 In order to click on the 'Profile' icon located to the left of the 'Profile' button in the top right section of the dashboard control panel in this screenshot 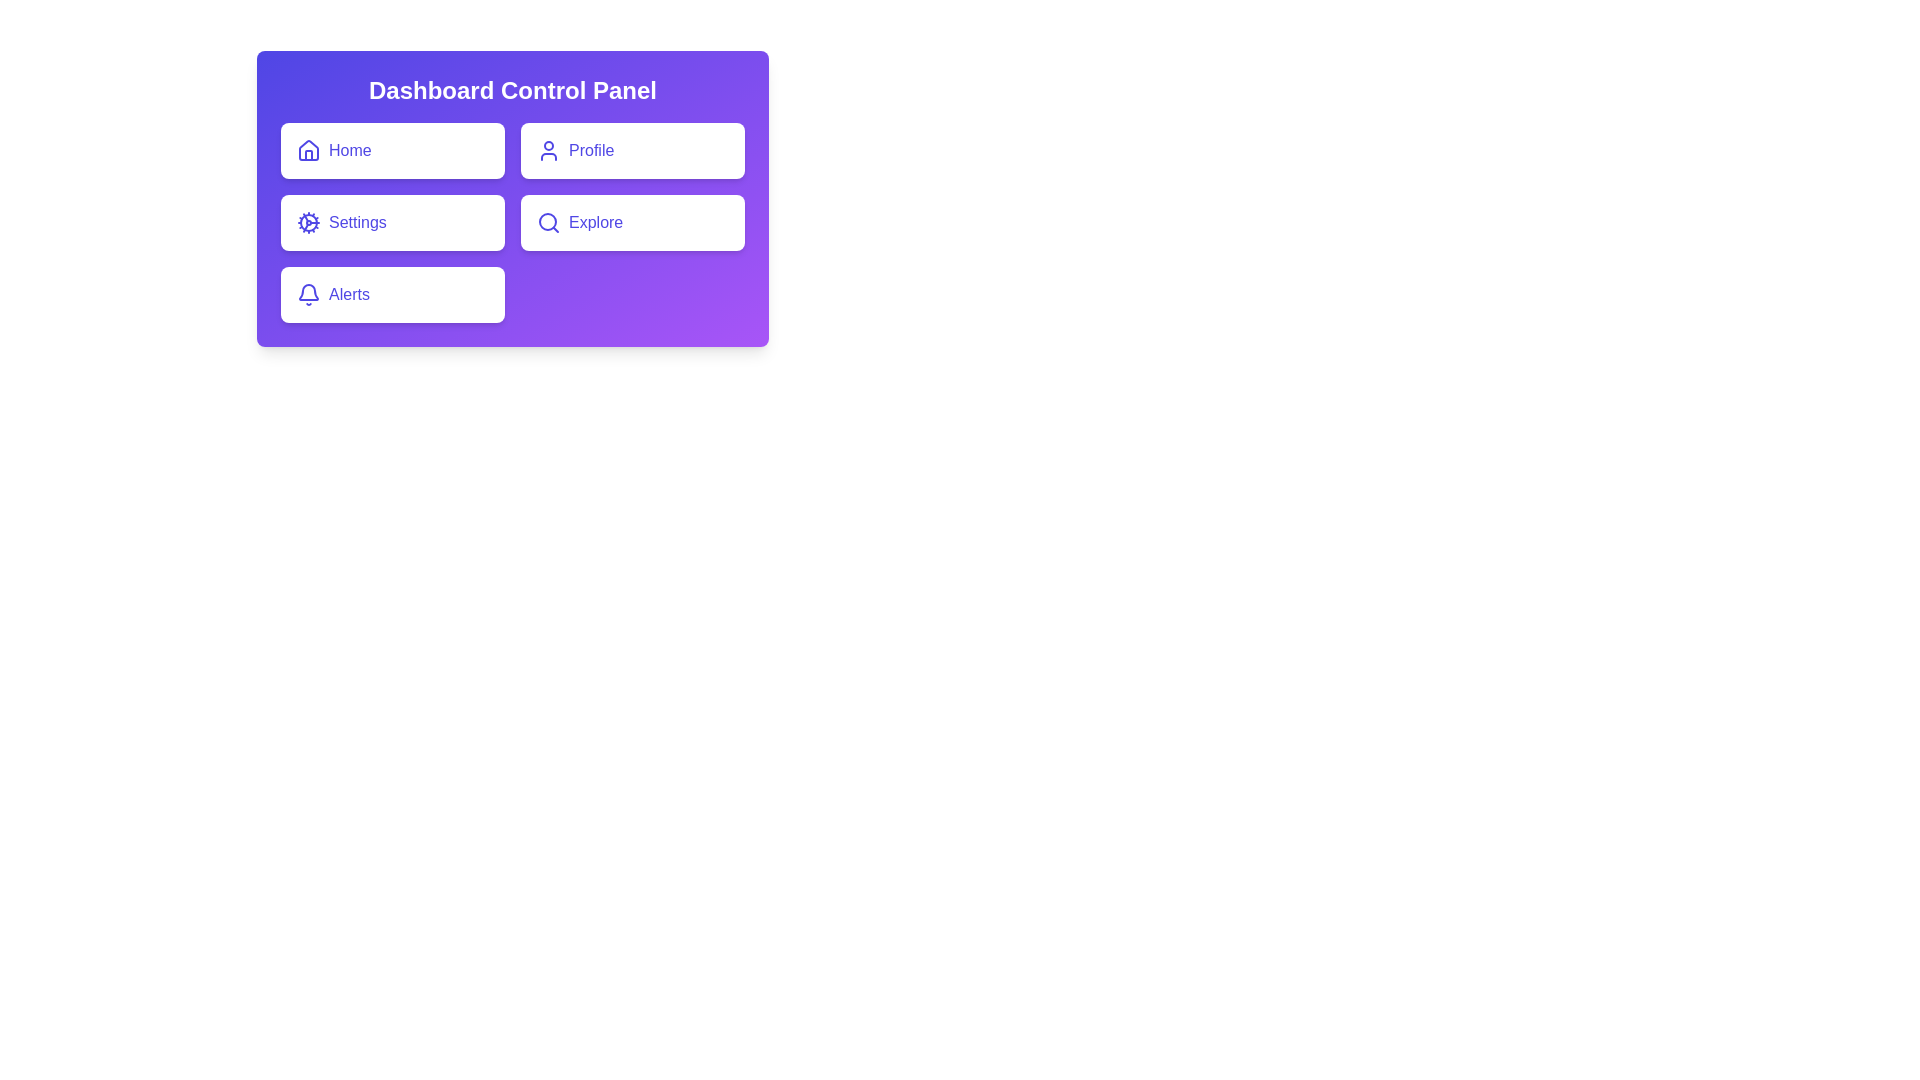, I will do `click(548, 149)`.